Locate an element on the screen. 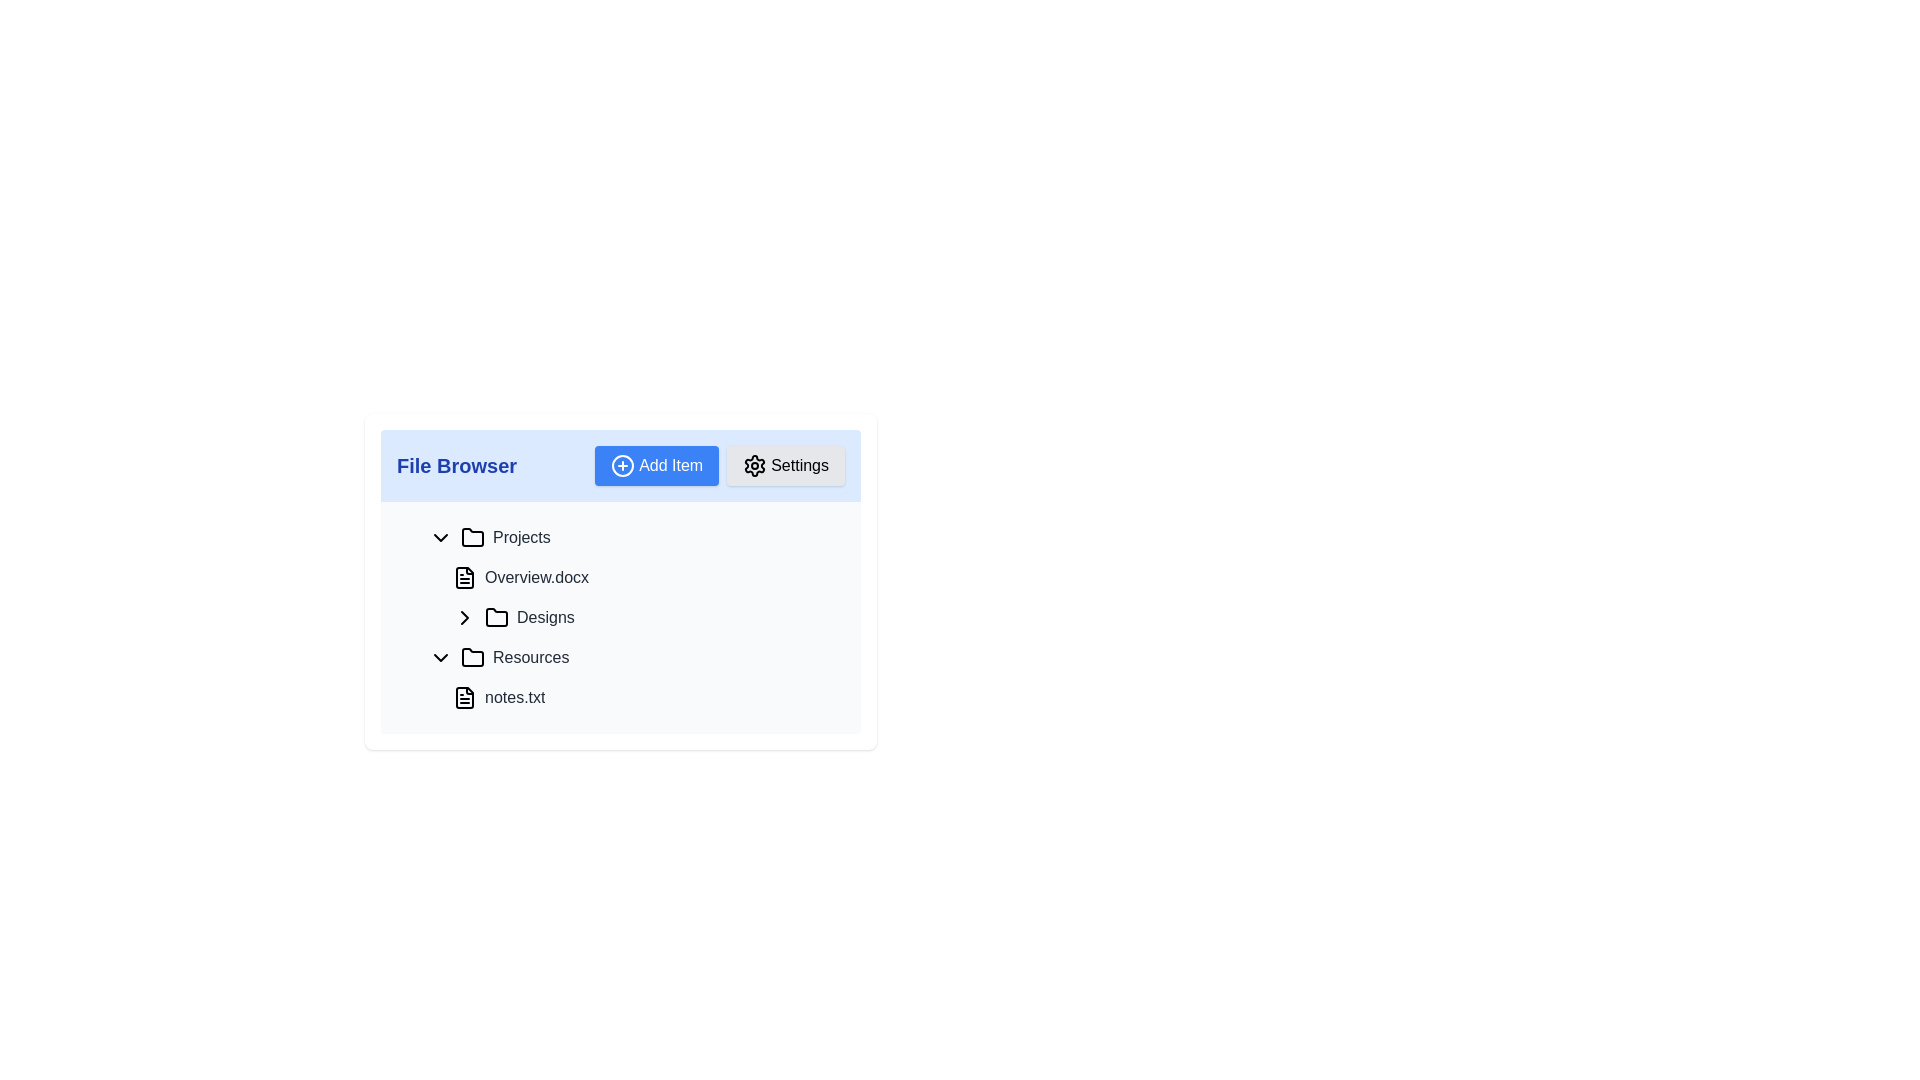 The image size is (1920, 1080). the static text label displaying 'notes.txt' in the file browser interface, located near the bottom of the list under the 'Resources' folder section is located at coordinates (515, 697).